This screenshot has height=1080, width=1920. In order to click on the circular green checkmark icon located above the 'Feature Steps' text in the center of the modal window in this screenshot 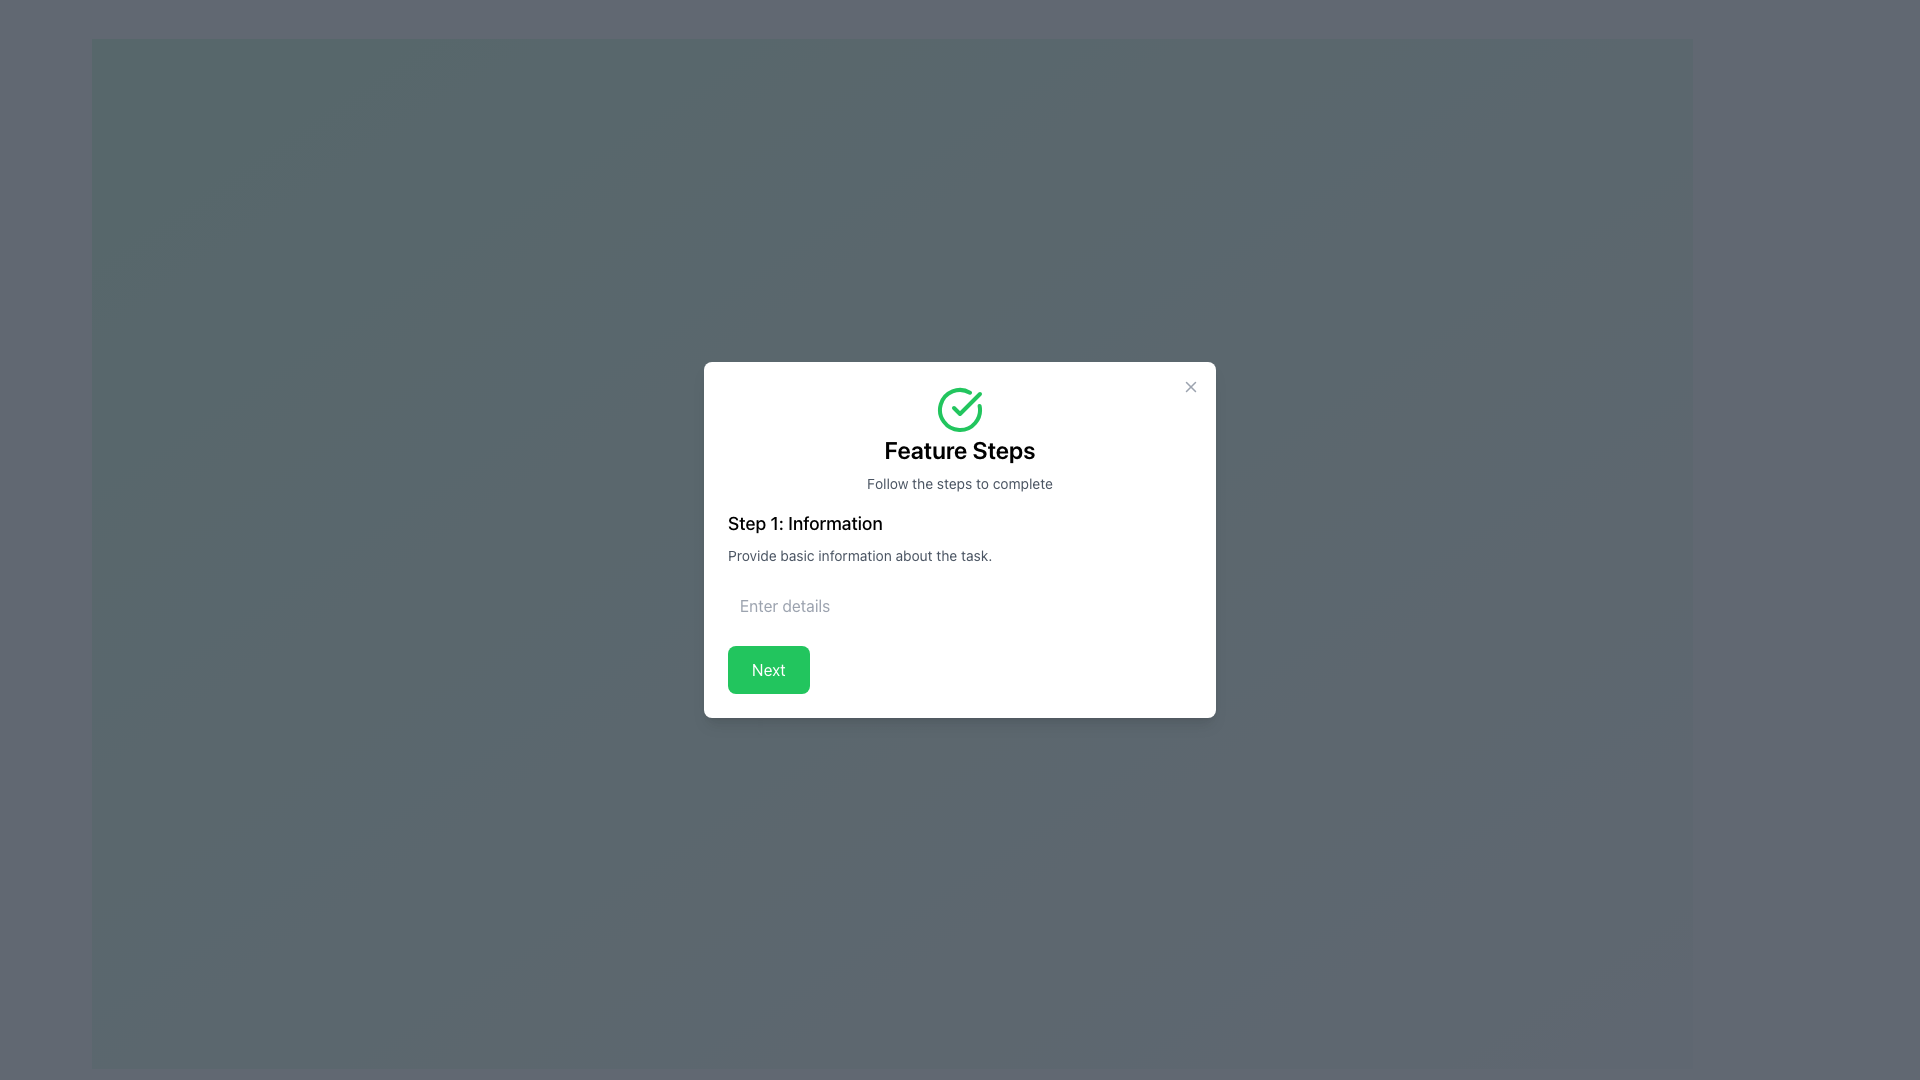, I will do `click(960, 408)`.